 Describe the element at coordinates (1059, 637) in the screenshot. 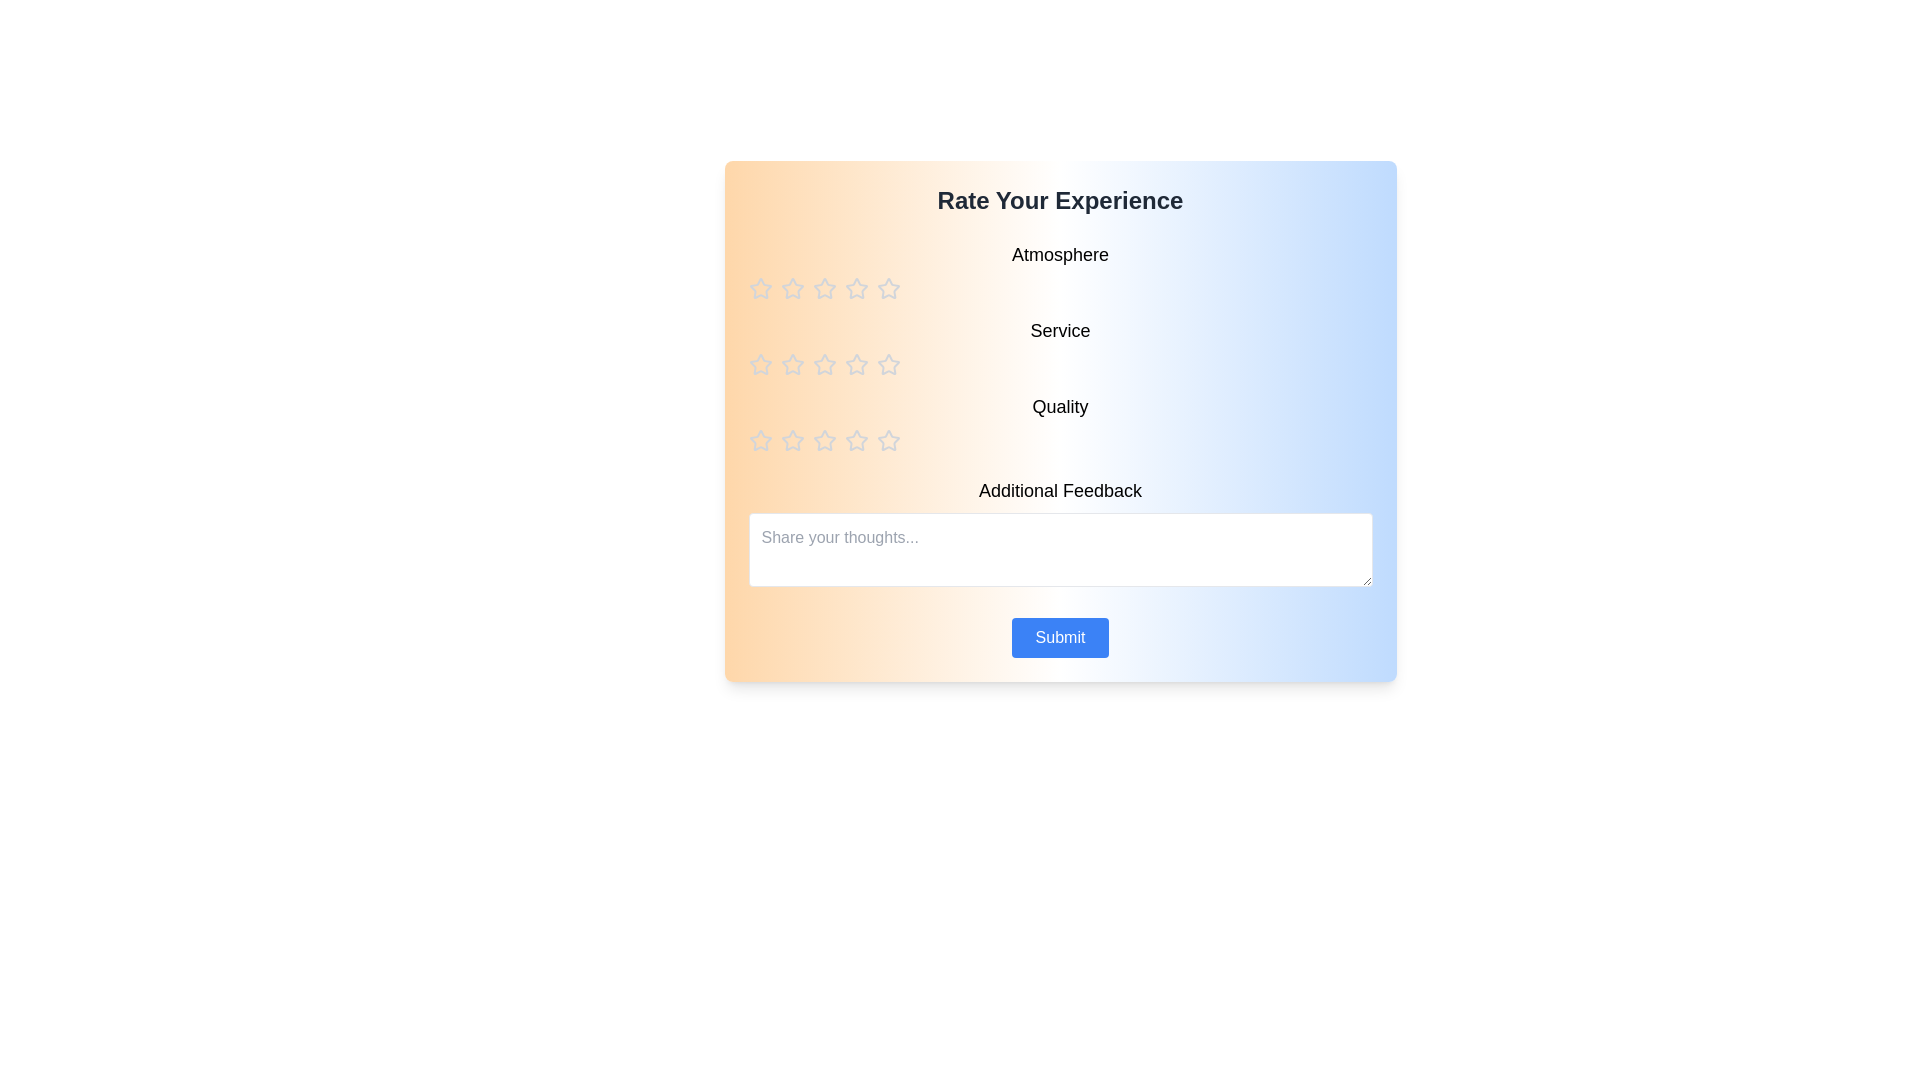

I see `the submit button to submit the ratings and feedback` at that location.